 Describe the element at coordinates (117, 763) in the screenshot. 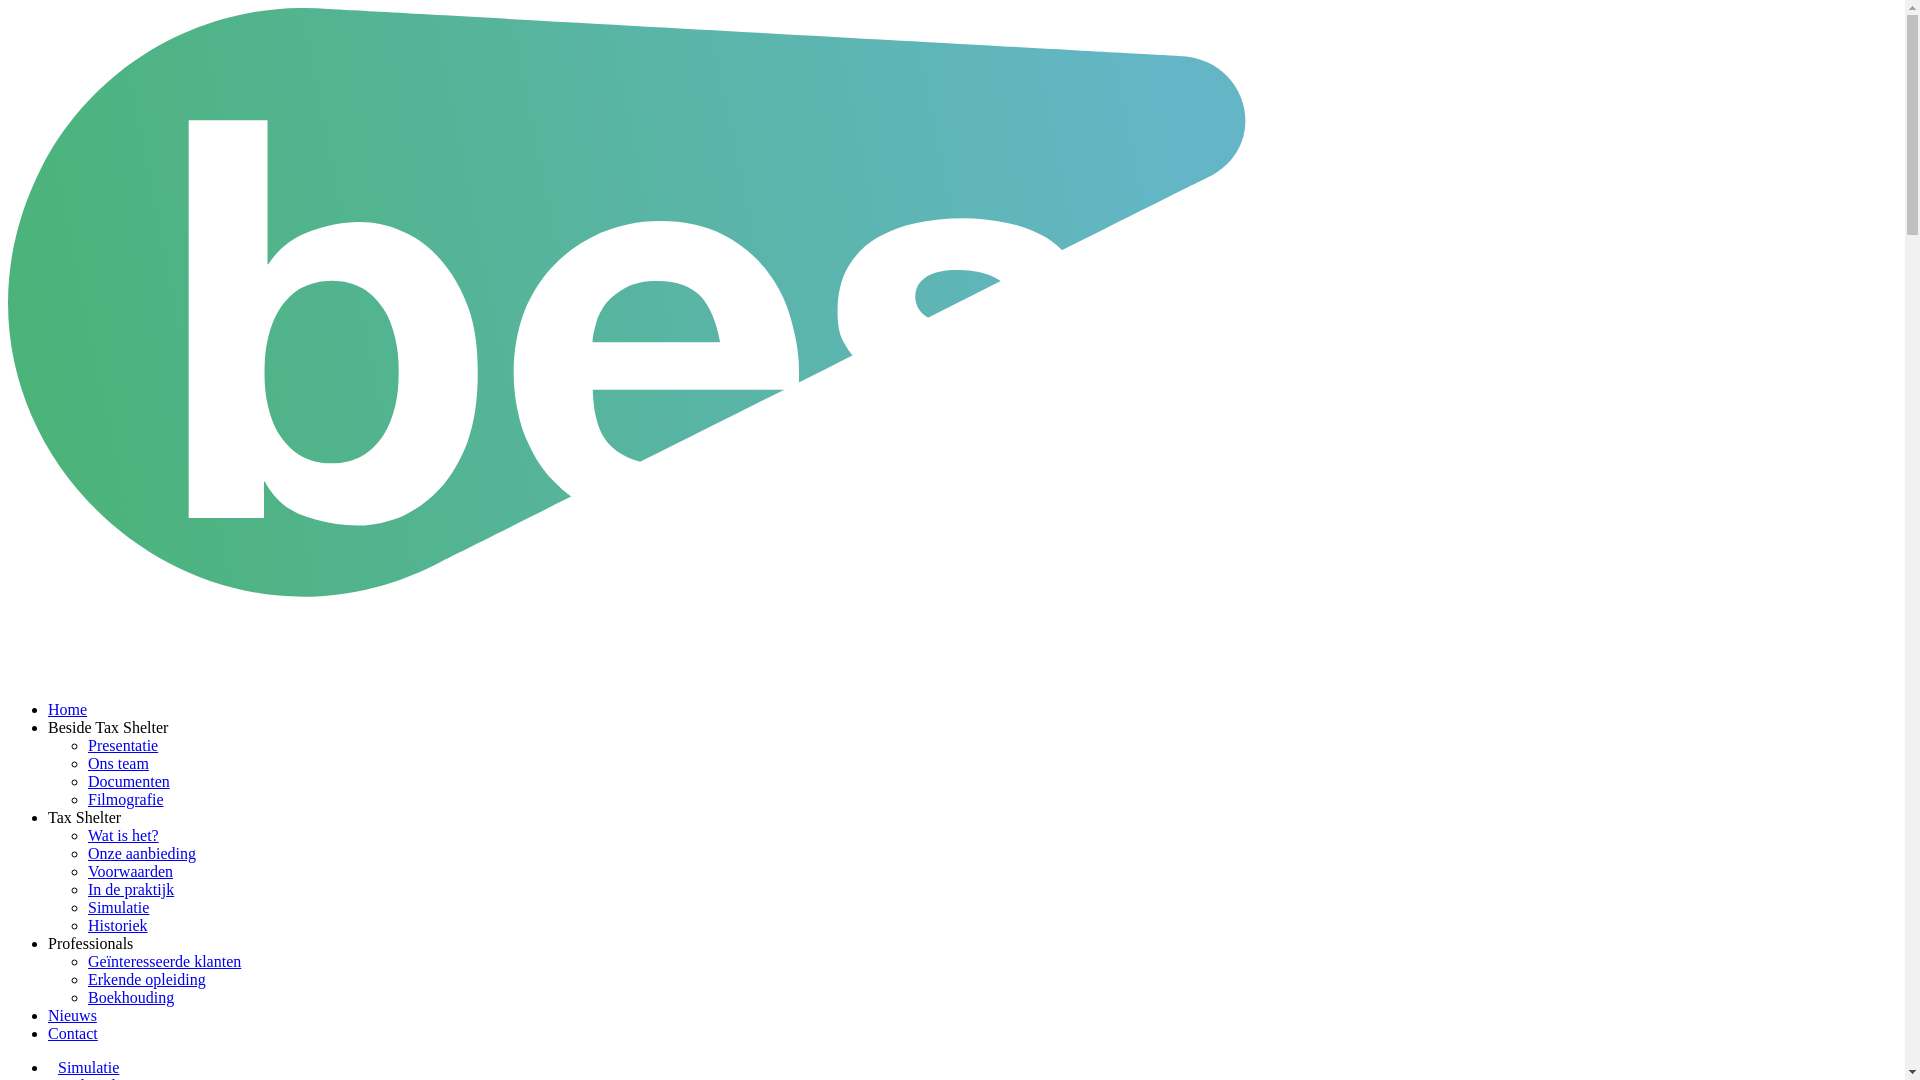

I see `'Ons team'` at that location.